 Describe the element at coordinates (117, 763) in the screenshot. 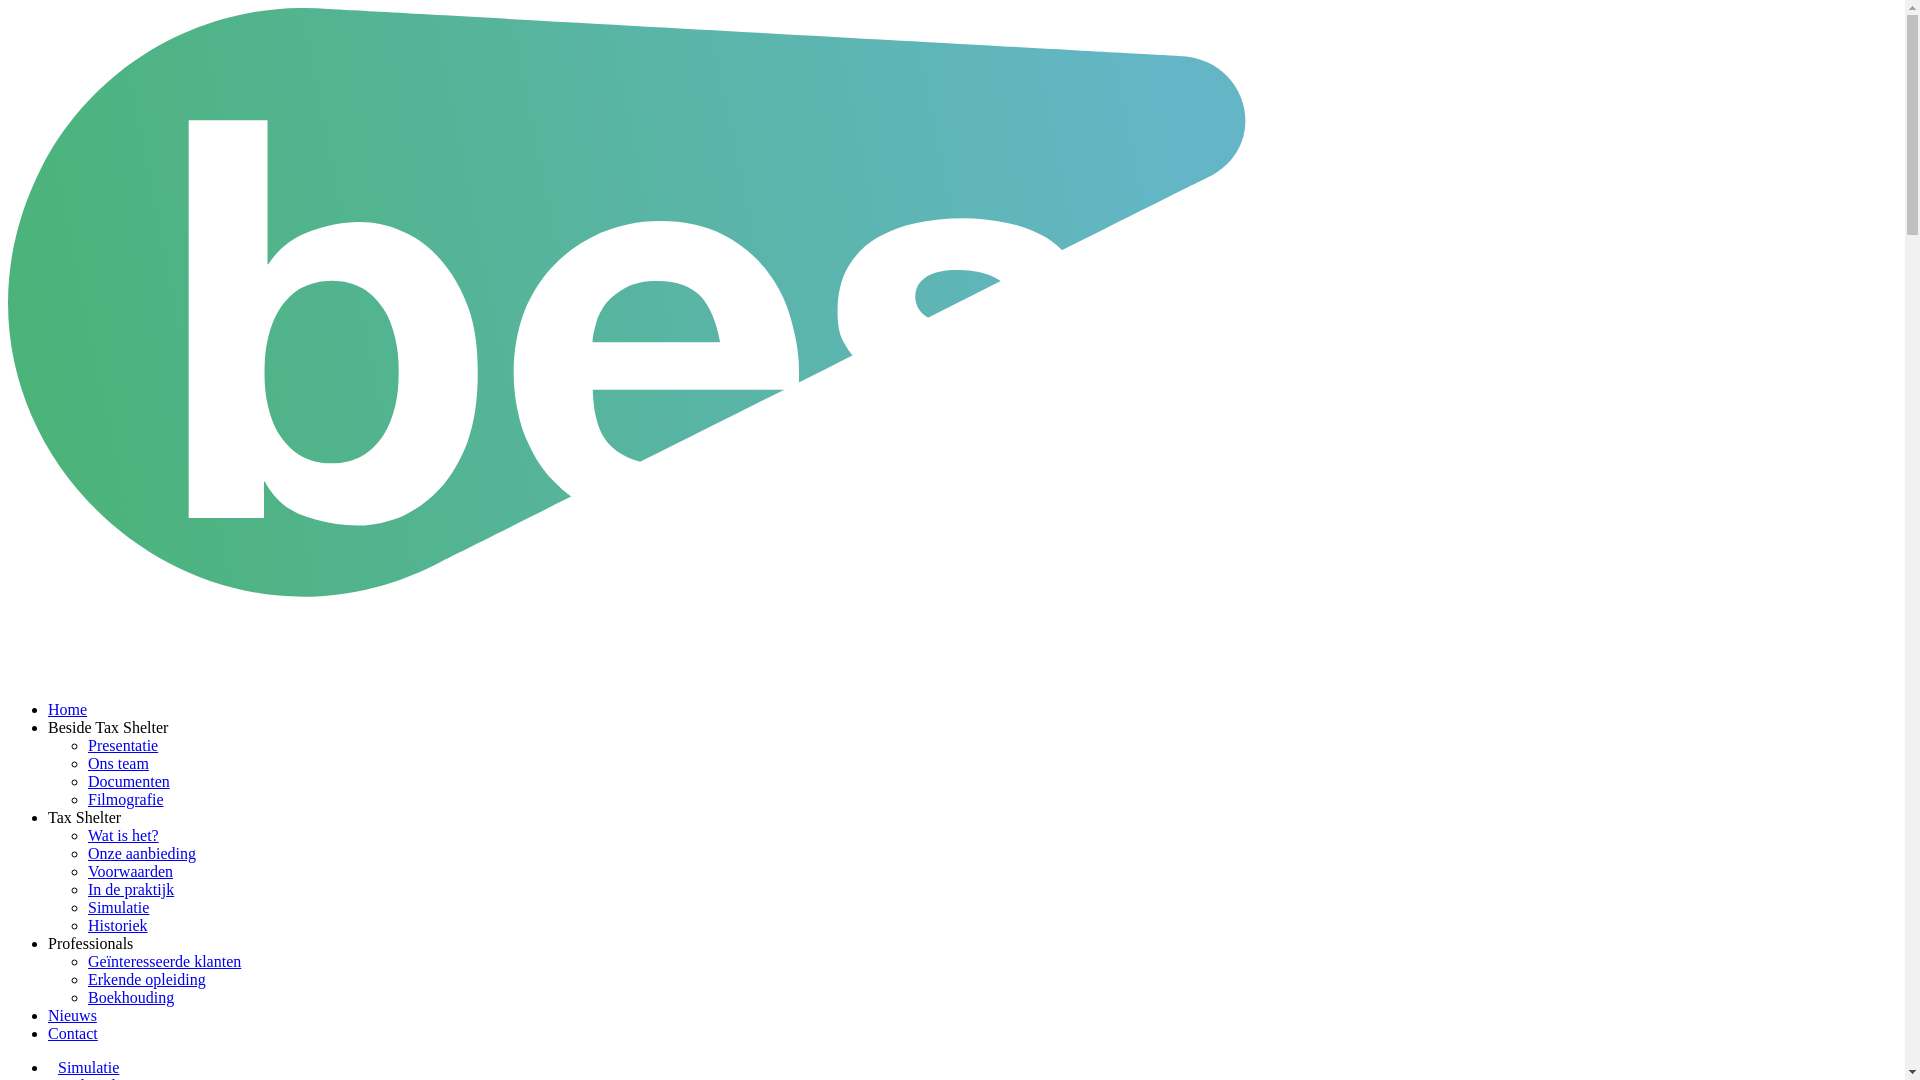

I see `'Ons team'` at that location.